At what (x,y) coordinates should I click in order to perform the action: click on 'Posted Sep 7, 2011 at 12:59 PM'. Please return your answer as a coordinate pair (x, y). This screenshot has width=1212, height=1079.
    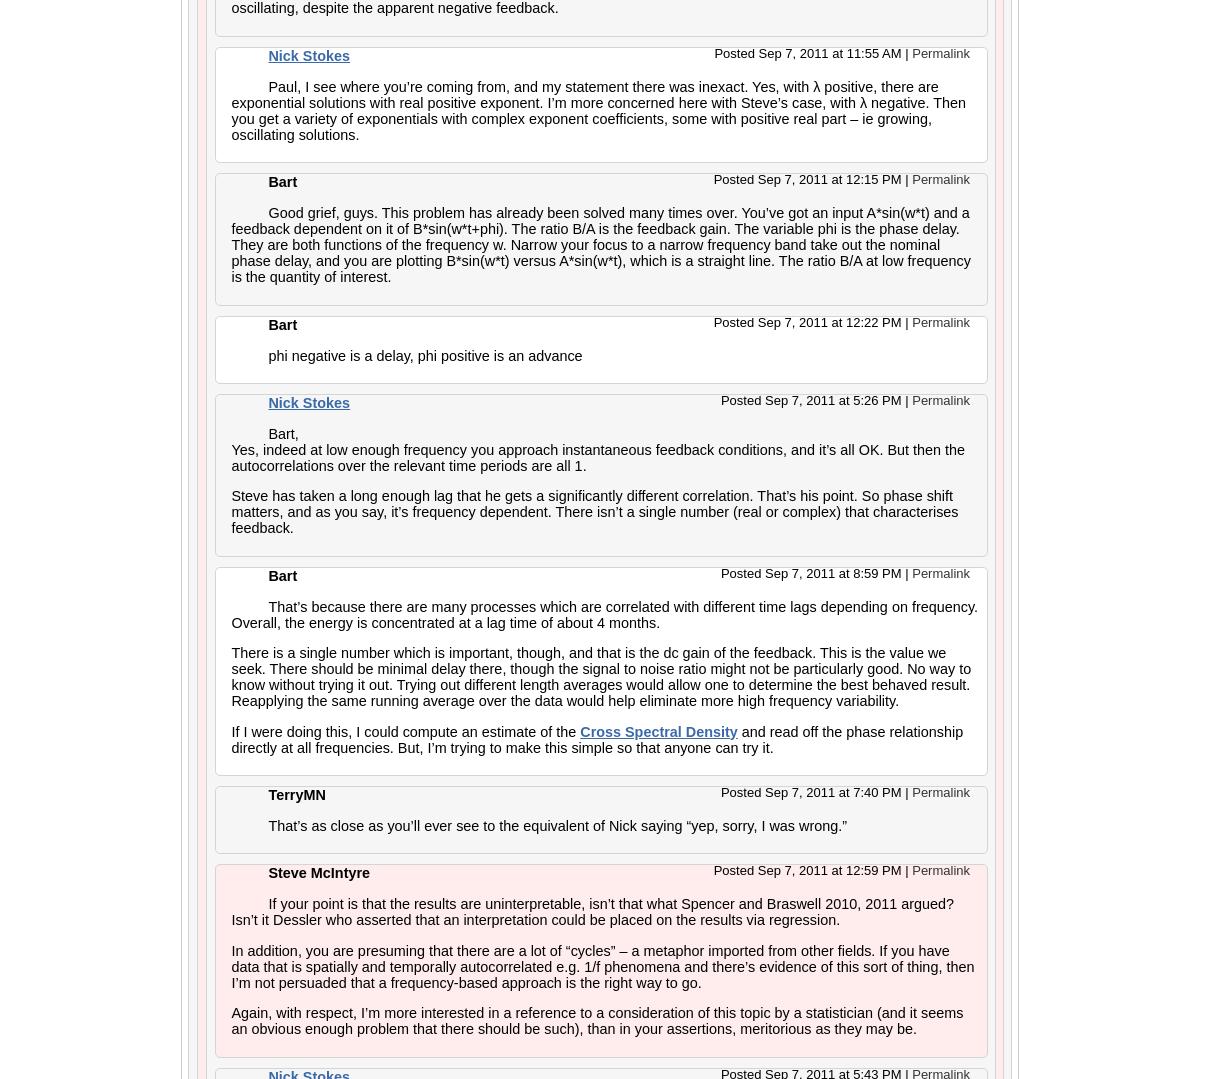
    Looking at the image, I should click on (808, 870).